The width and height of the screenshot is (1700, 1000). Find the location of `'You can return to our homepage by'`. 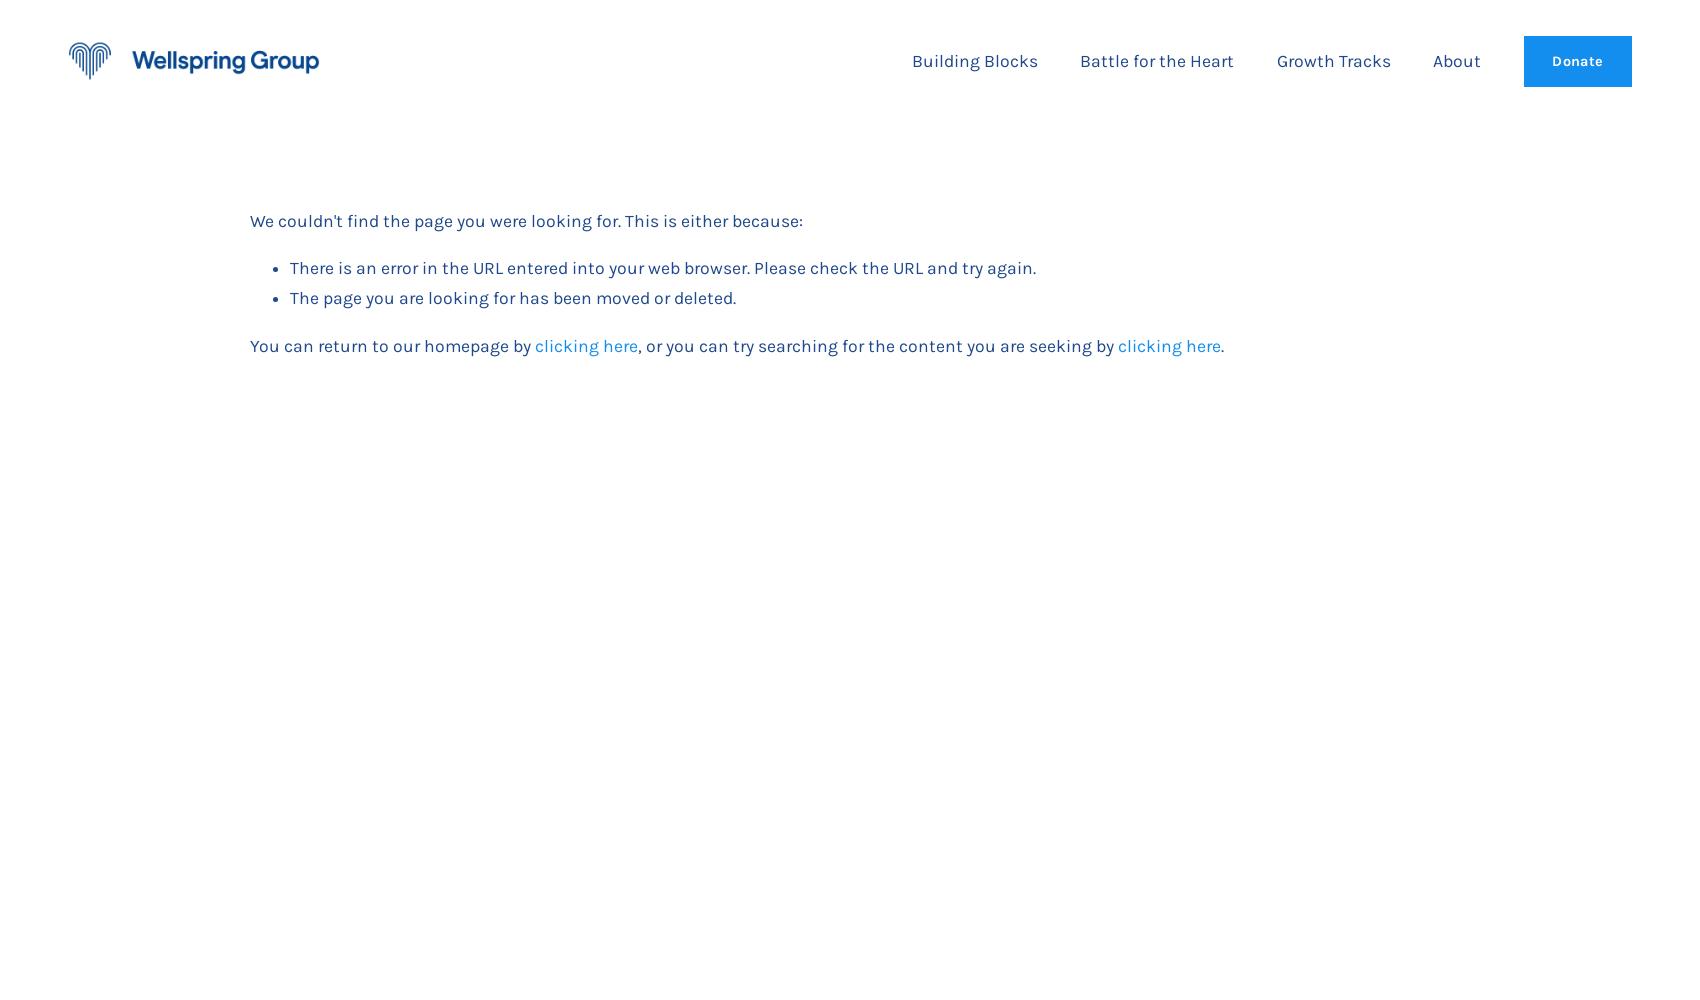

'You can return to our homepage by' is located at coordinates (391, 344).